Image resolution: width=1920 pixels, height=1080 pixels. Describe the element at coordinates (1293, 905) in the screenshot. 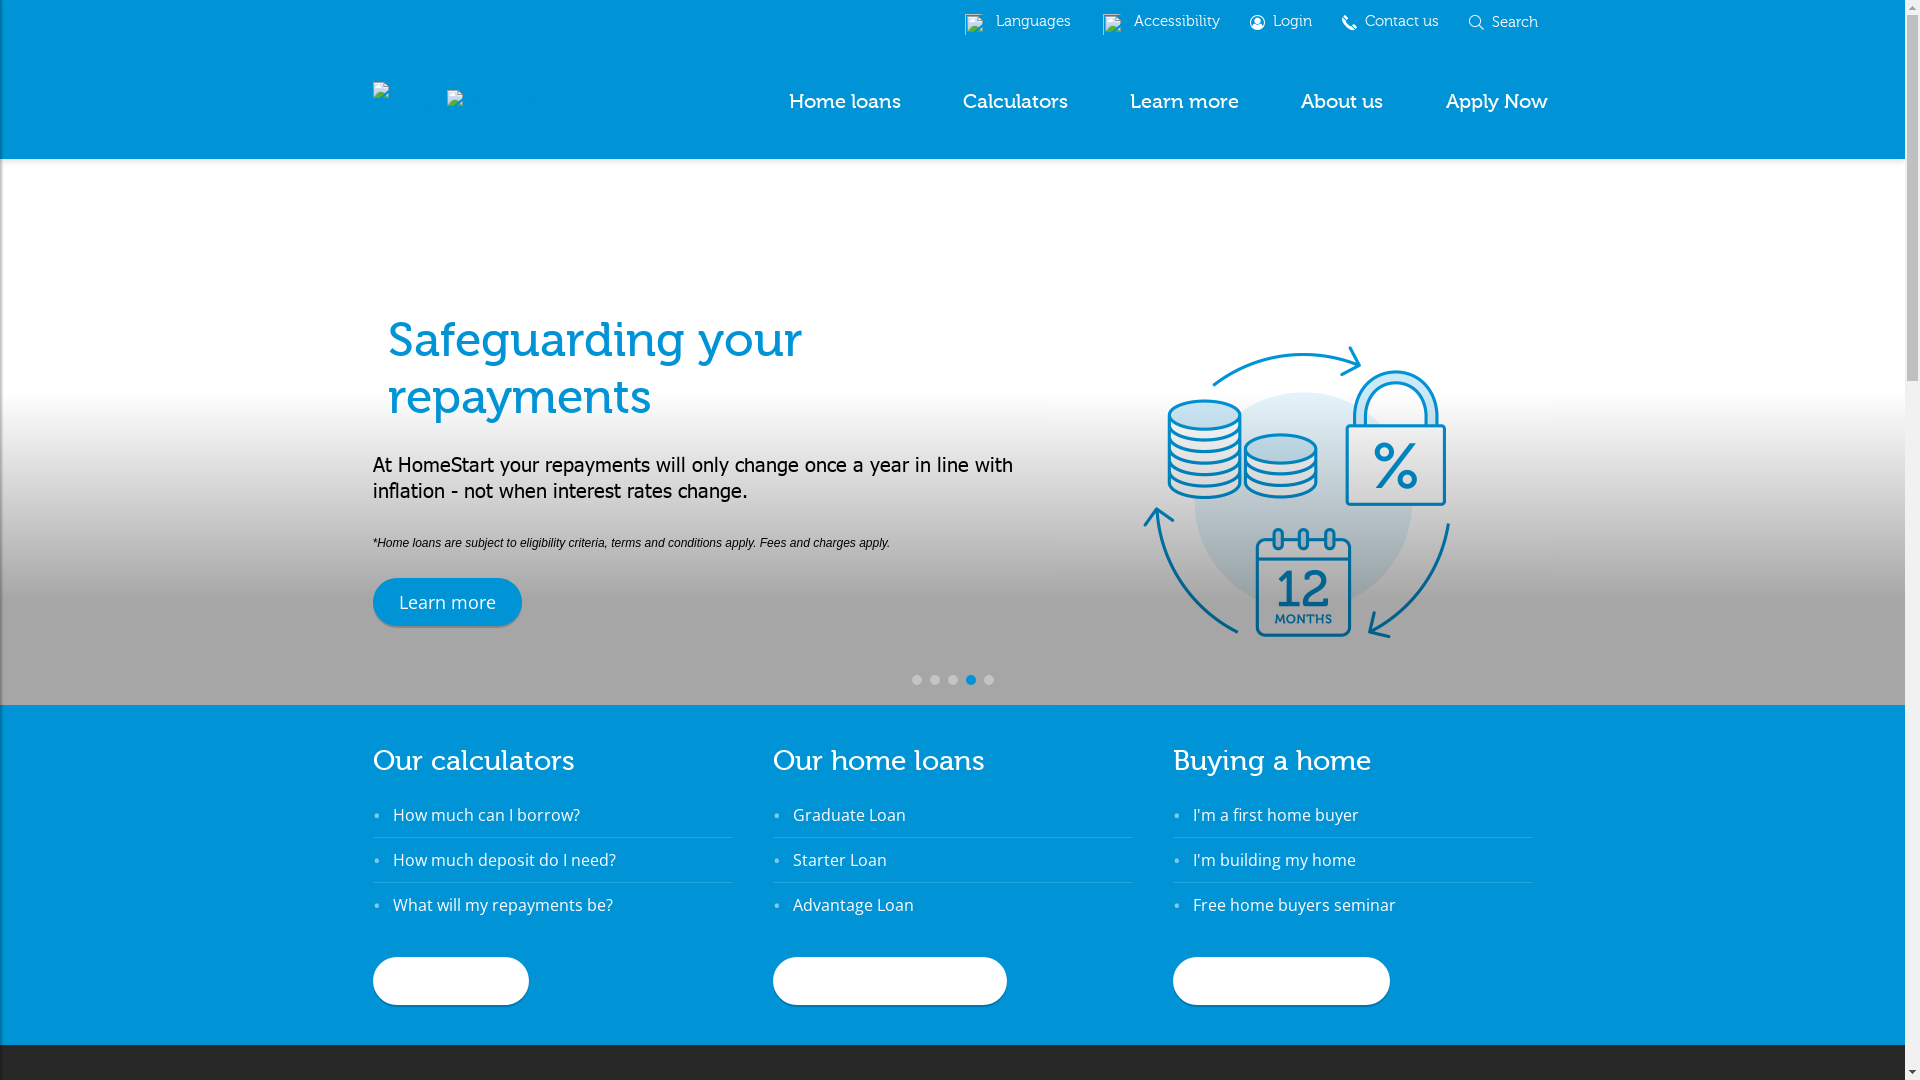

I see `'Free home buyers seminar'` at that location.